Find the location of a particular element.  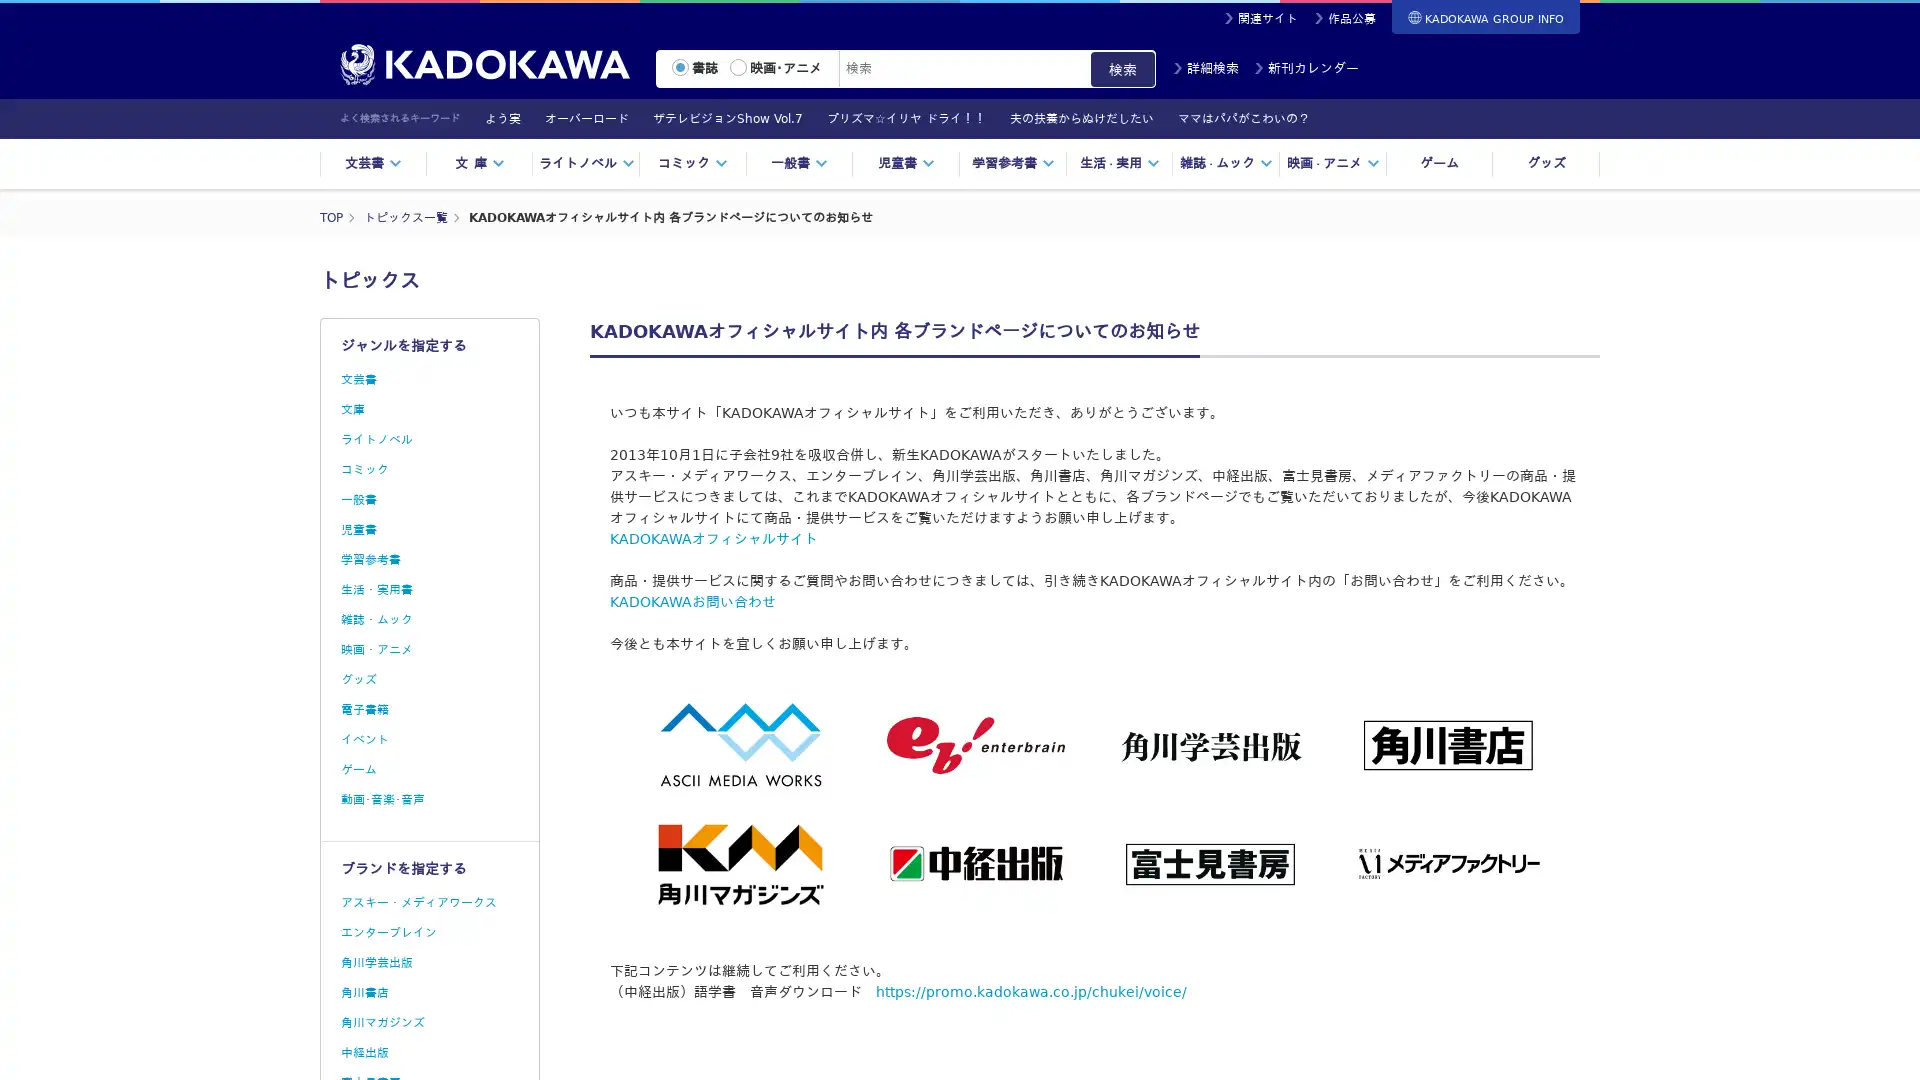

? 4 is located at coordinates (1032, 150).